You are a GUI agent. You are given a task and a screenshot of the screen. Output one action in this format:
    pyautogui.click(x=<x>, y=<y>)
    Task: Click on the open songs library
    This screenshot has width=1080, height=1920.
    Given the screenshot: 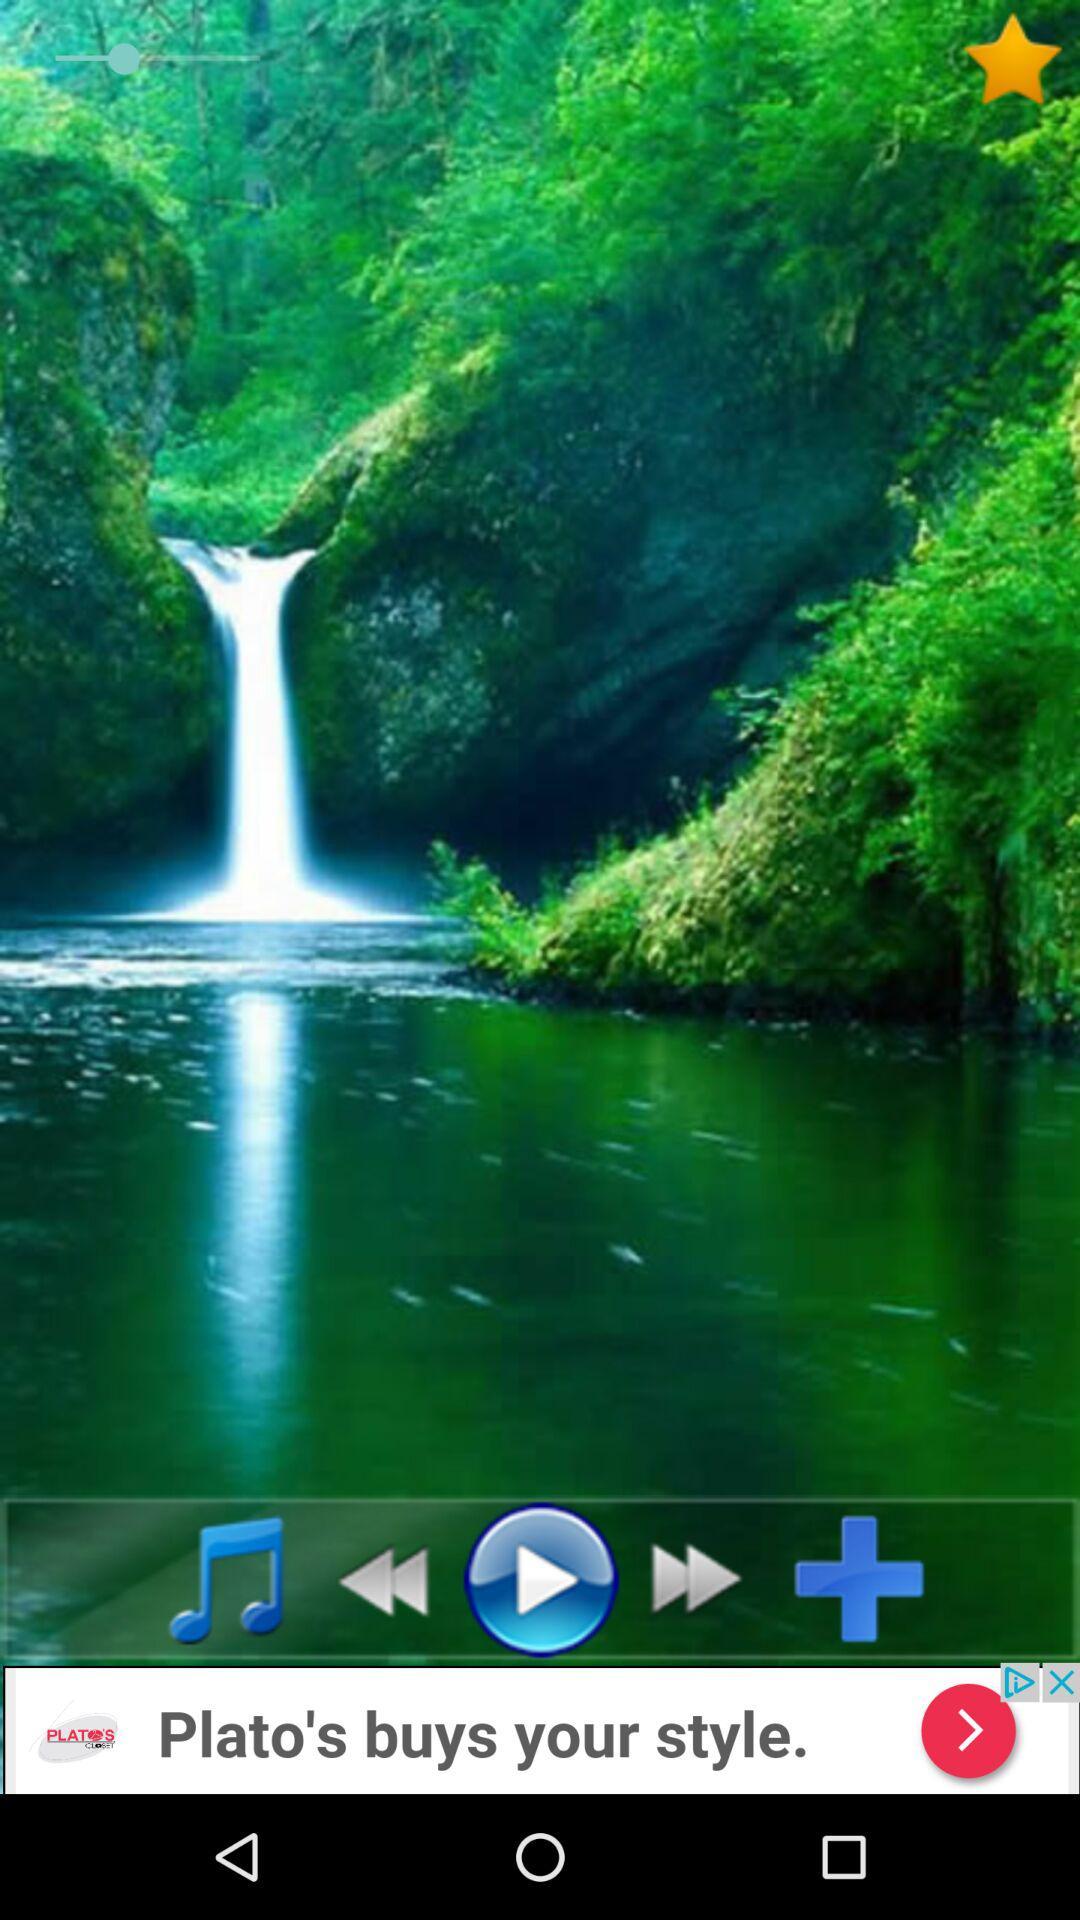 What is the action you would take?
    pyautogui.click(x=204, y=1577)
    